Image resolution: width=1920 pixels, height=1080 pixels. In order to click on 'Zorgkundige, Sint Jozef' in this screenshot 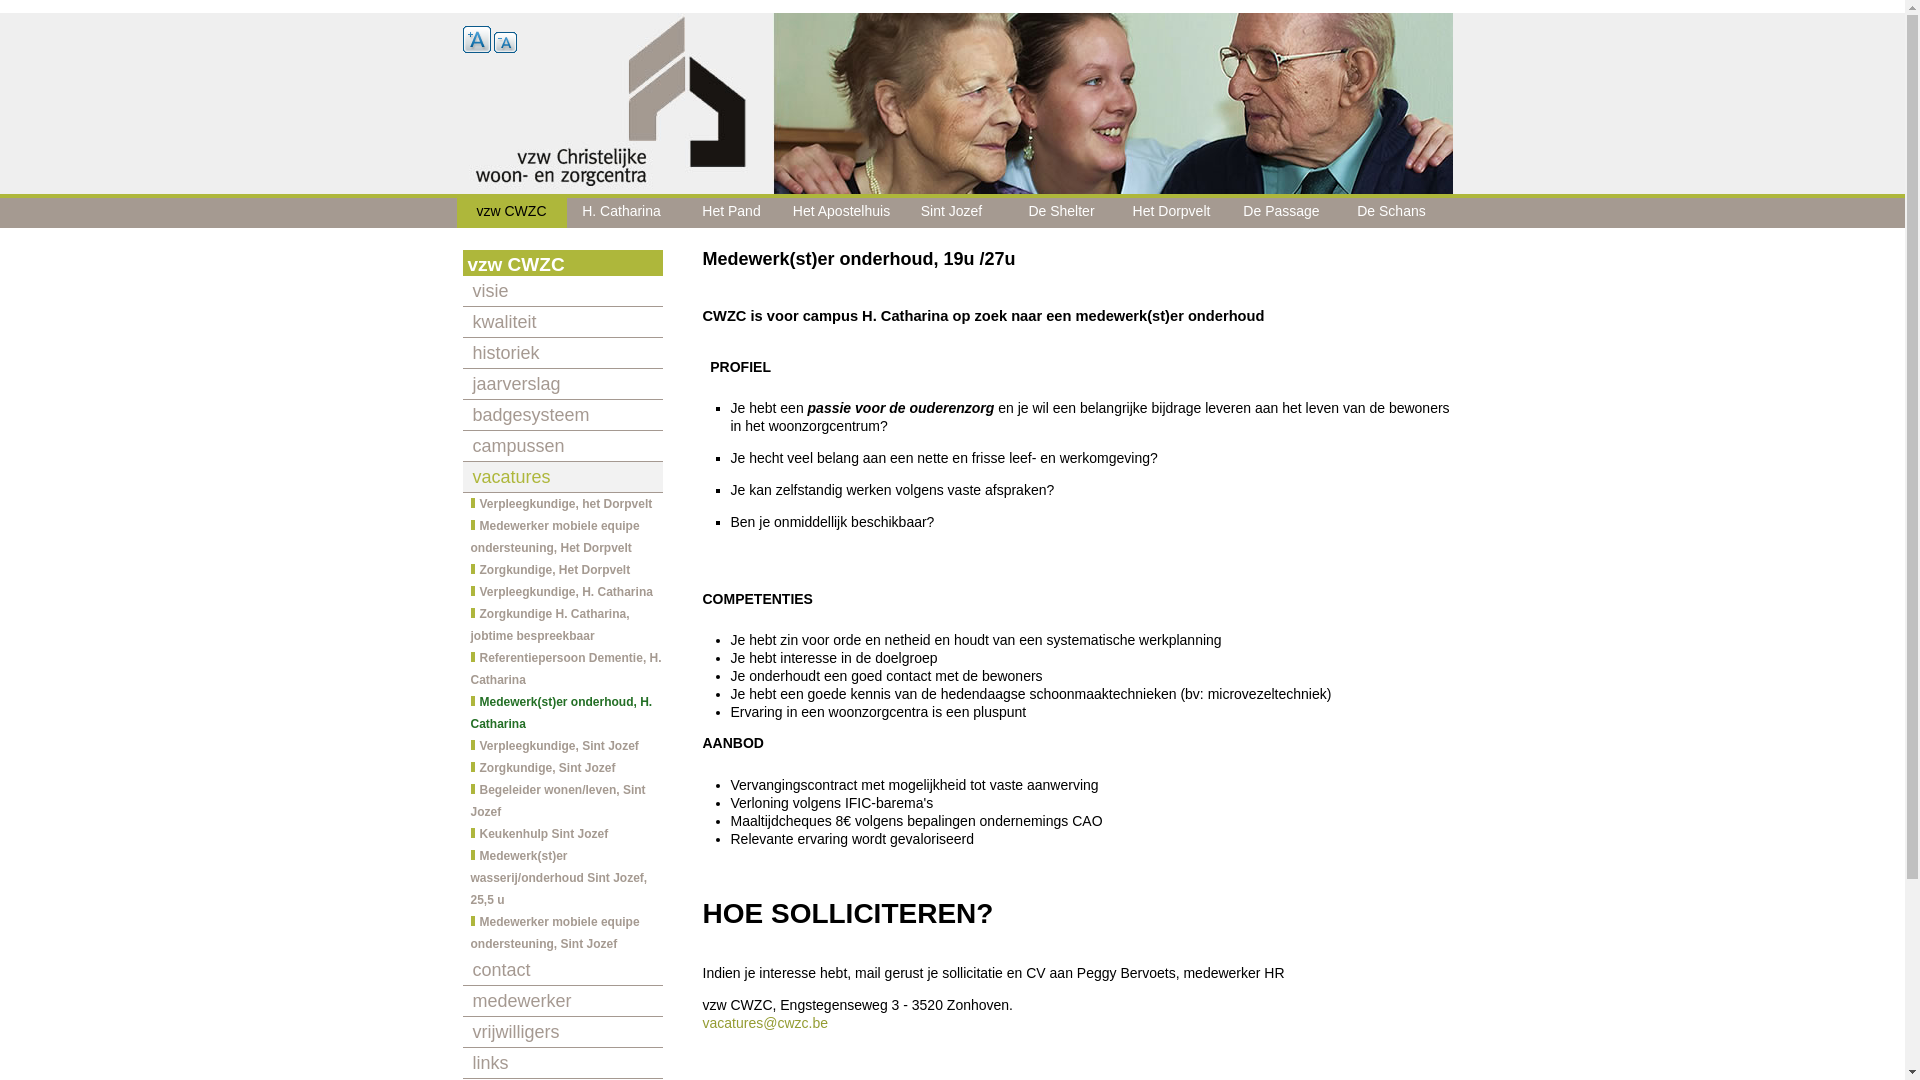, I will do `click(560, 766)`.